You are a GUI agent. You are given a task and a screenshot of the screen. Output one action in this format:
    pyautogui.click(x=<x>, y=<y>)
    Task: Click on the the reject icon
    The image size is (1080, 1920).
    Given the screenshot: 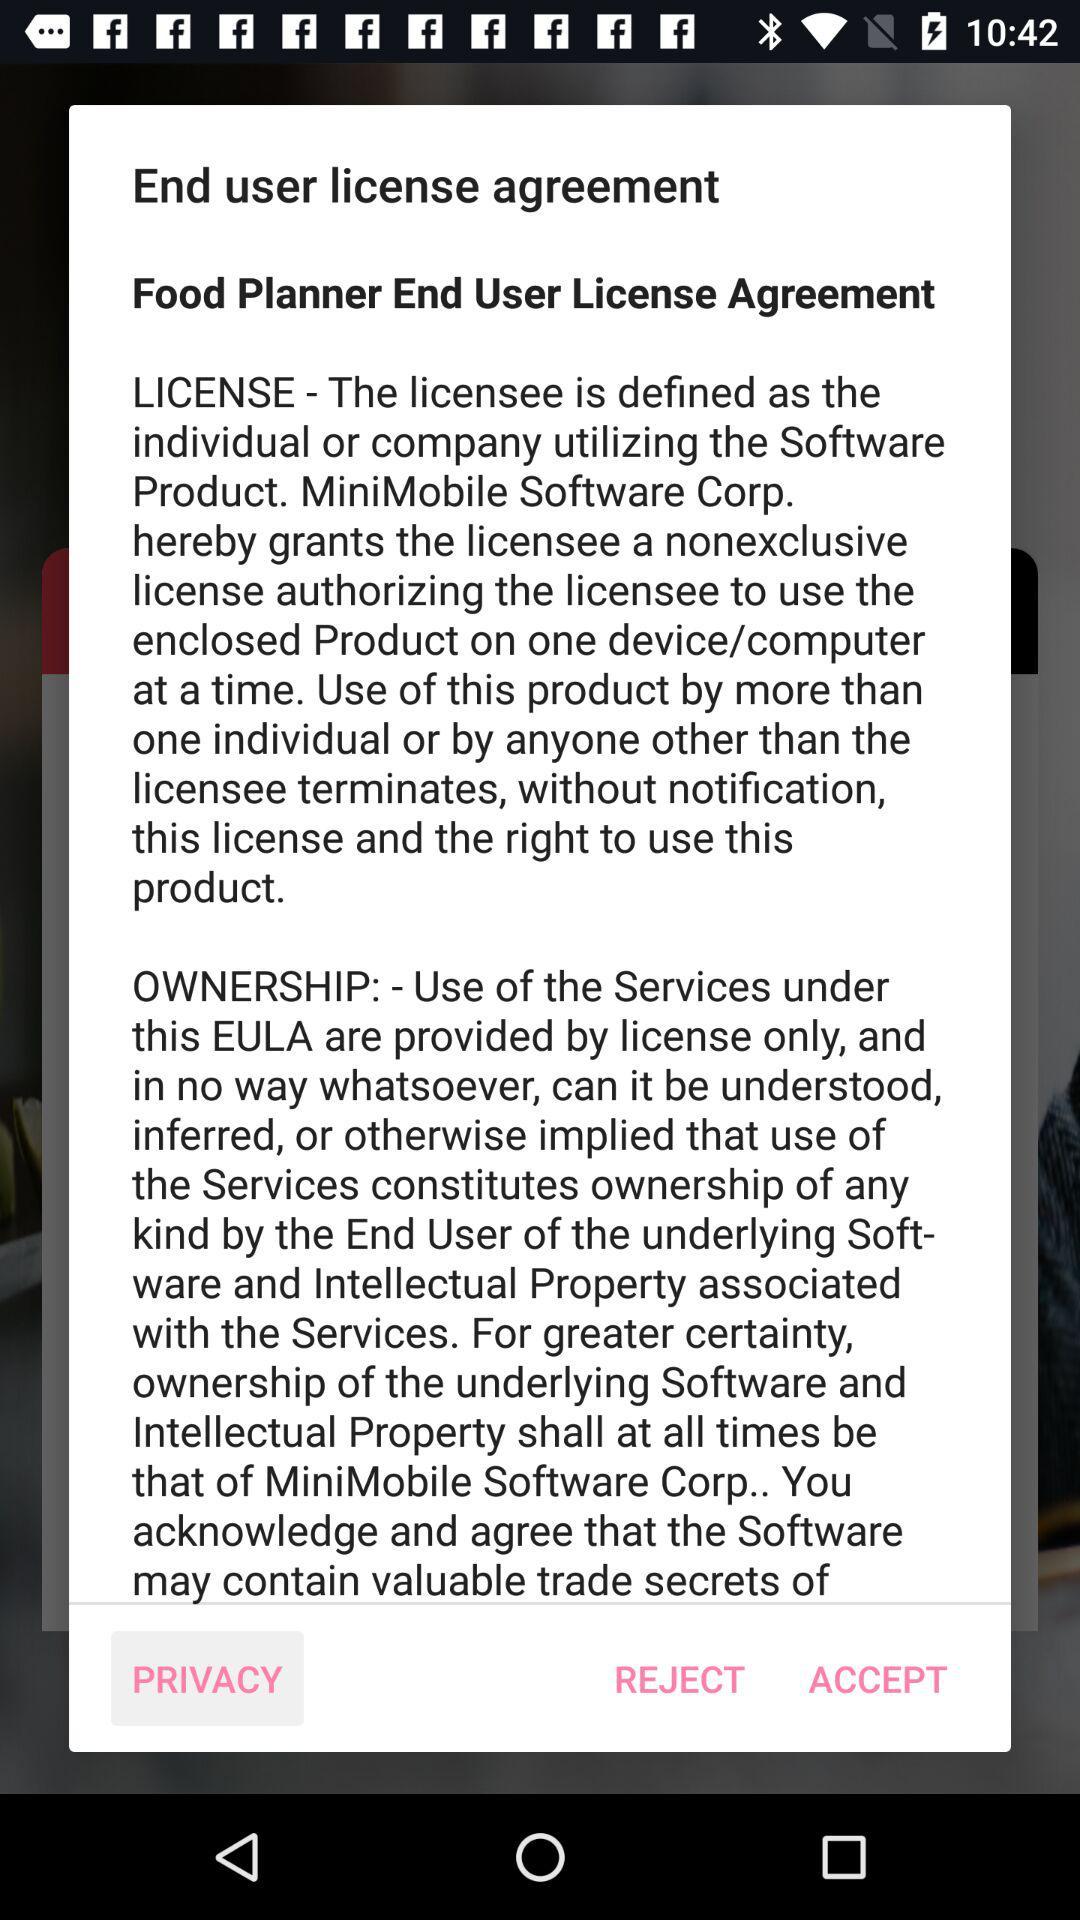 What is the action you would take?
    pyautogui.click(x=678, y=1678)
    